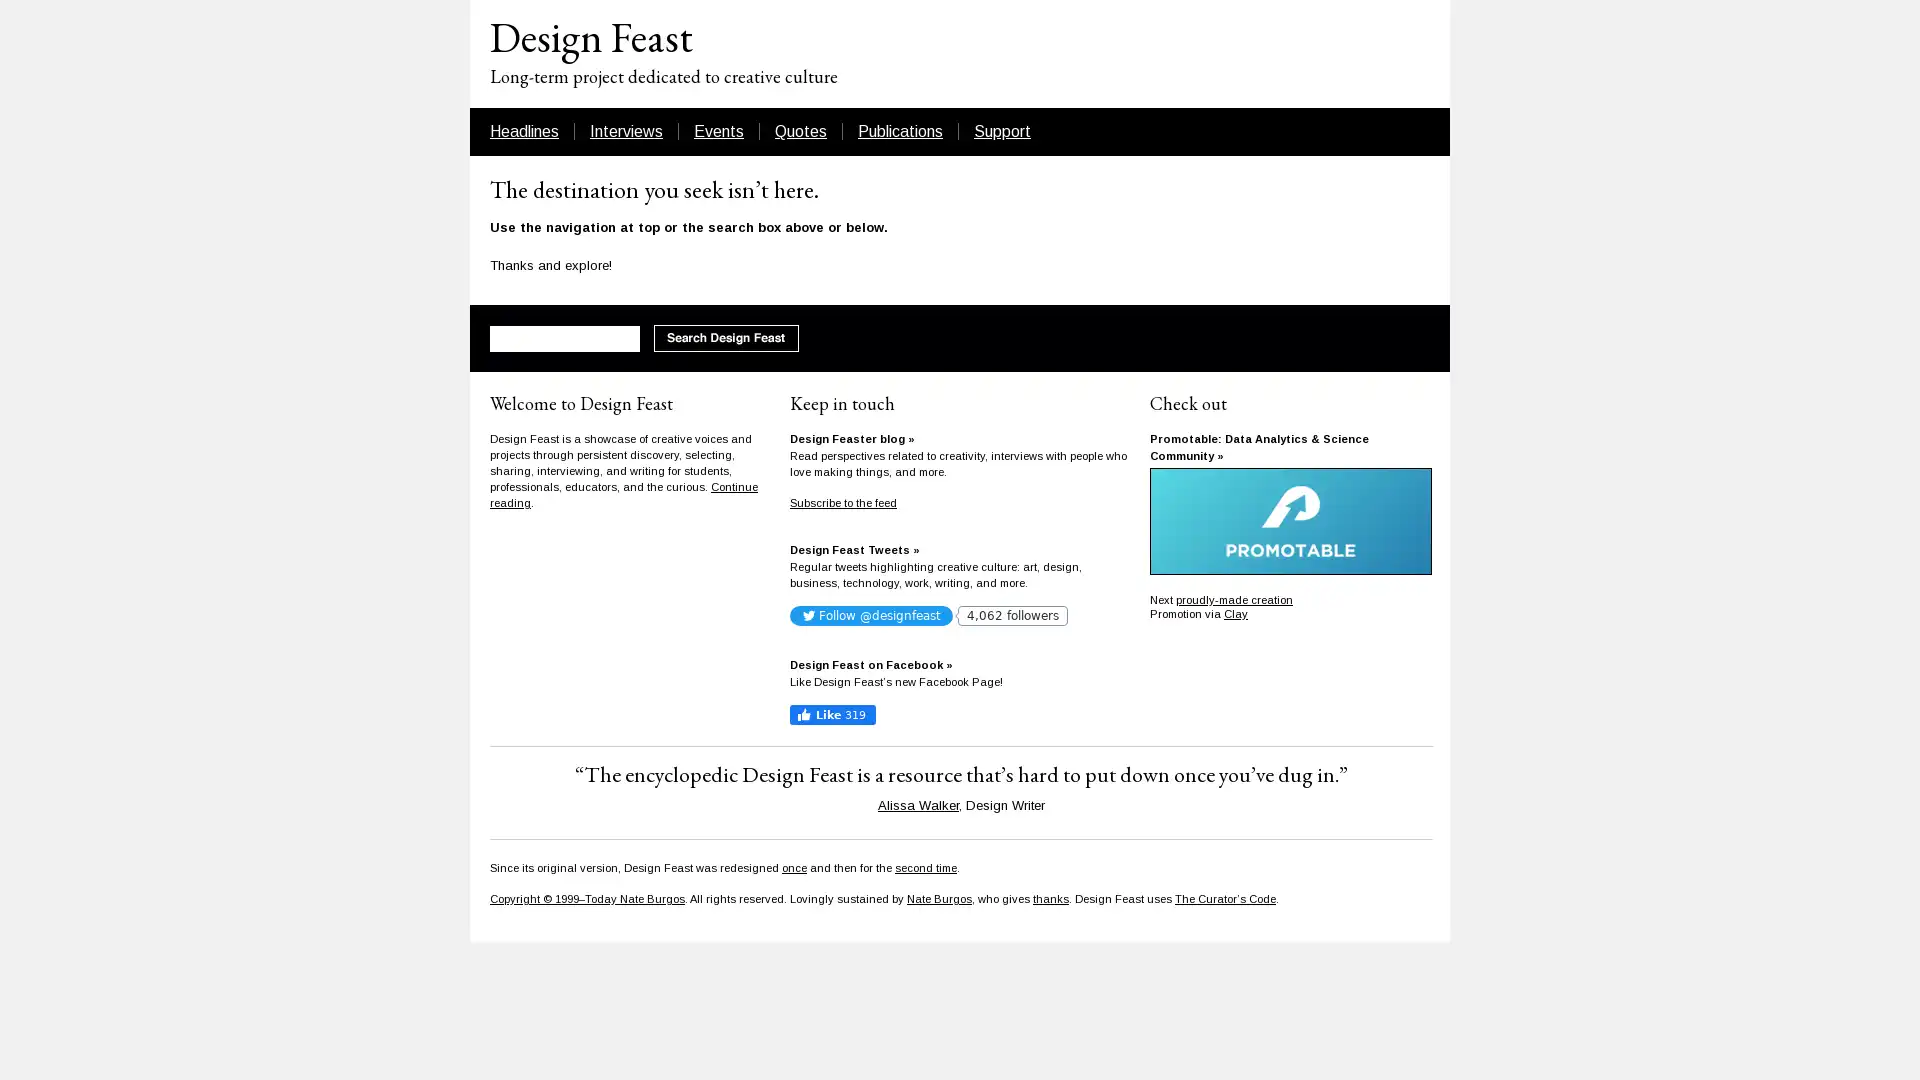  Describe the element at coordinates (725, 337) in the screenshot. I see `Search Design Feast` at that location.